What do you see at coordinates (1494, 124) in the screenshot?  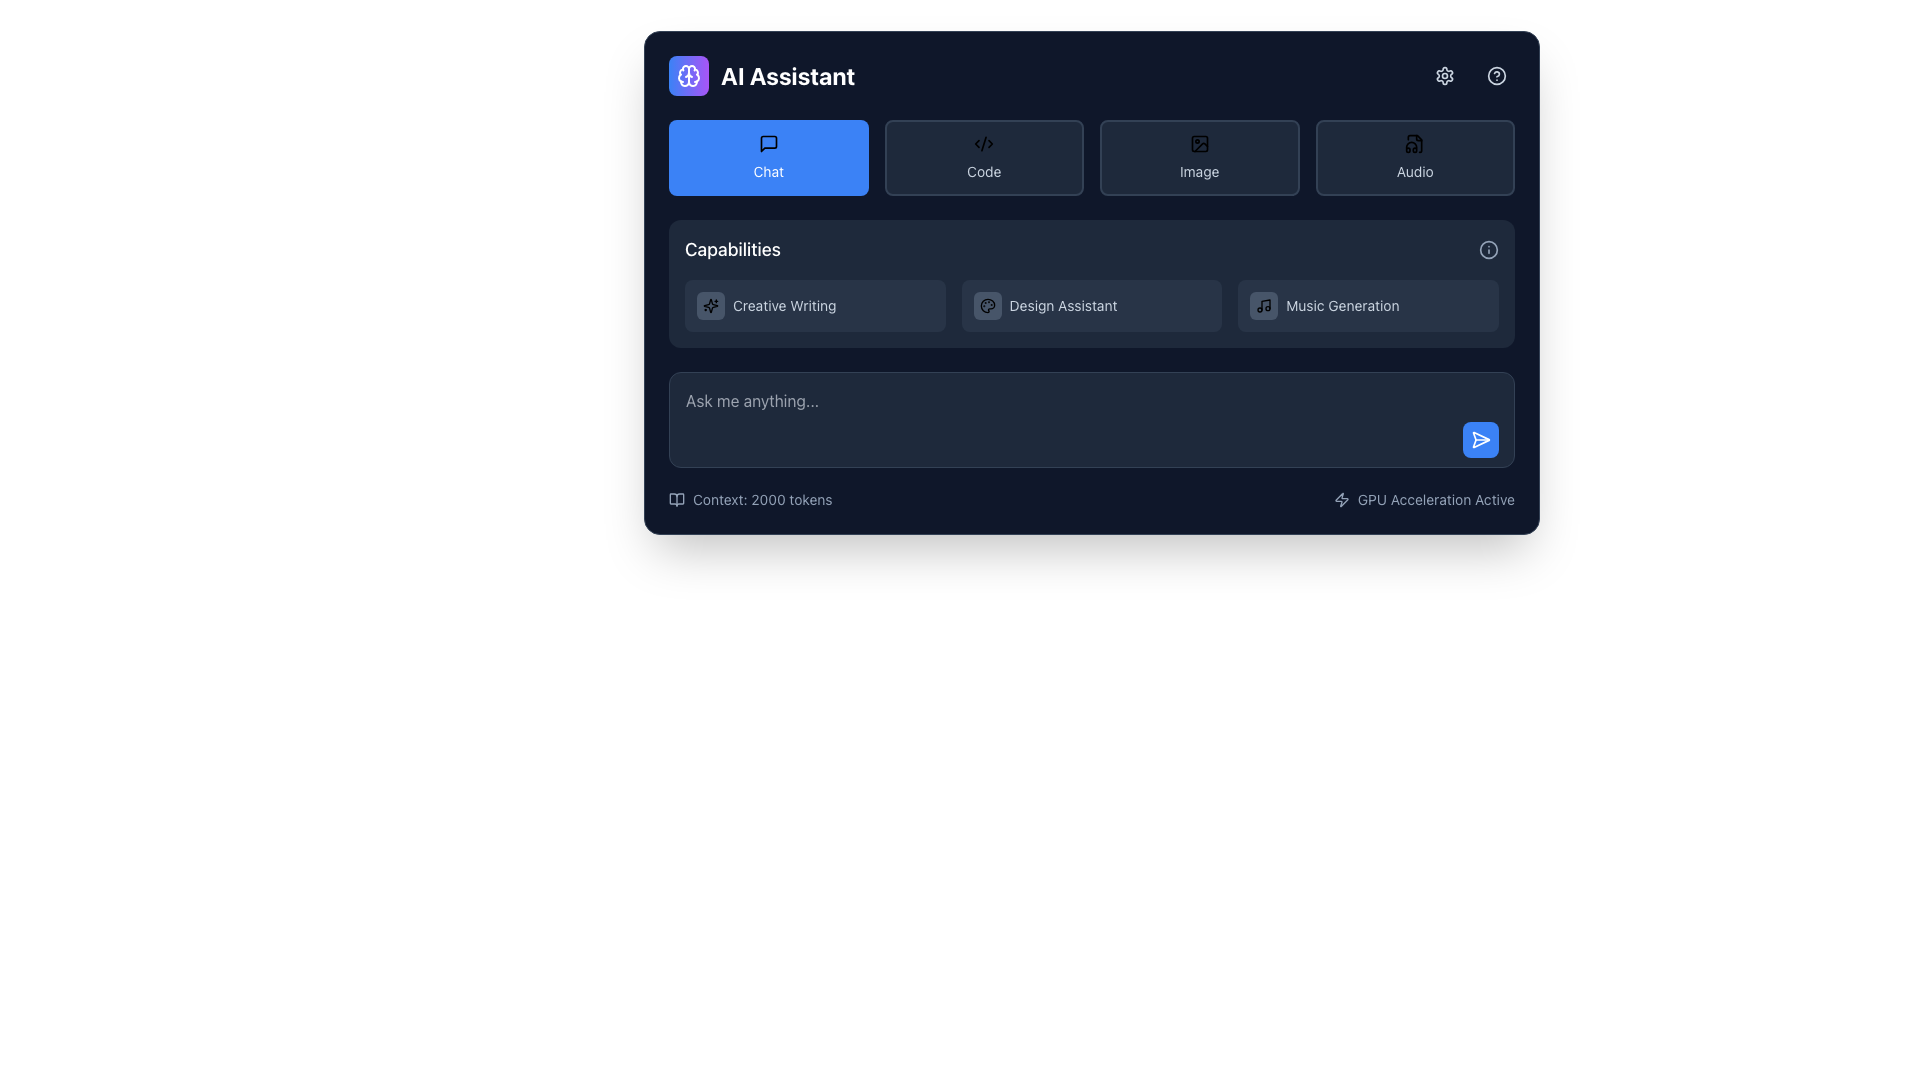 I see `the text label that serves as a guide for accessing help resources, located near the top-right corner of the interface` at bounding box center [1494, 124].